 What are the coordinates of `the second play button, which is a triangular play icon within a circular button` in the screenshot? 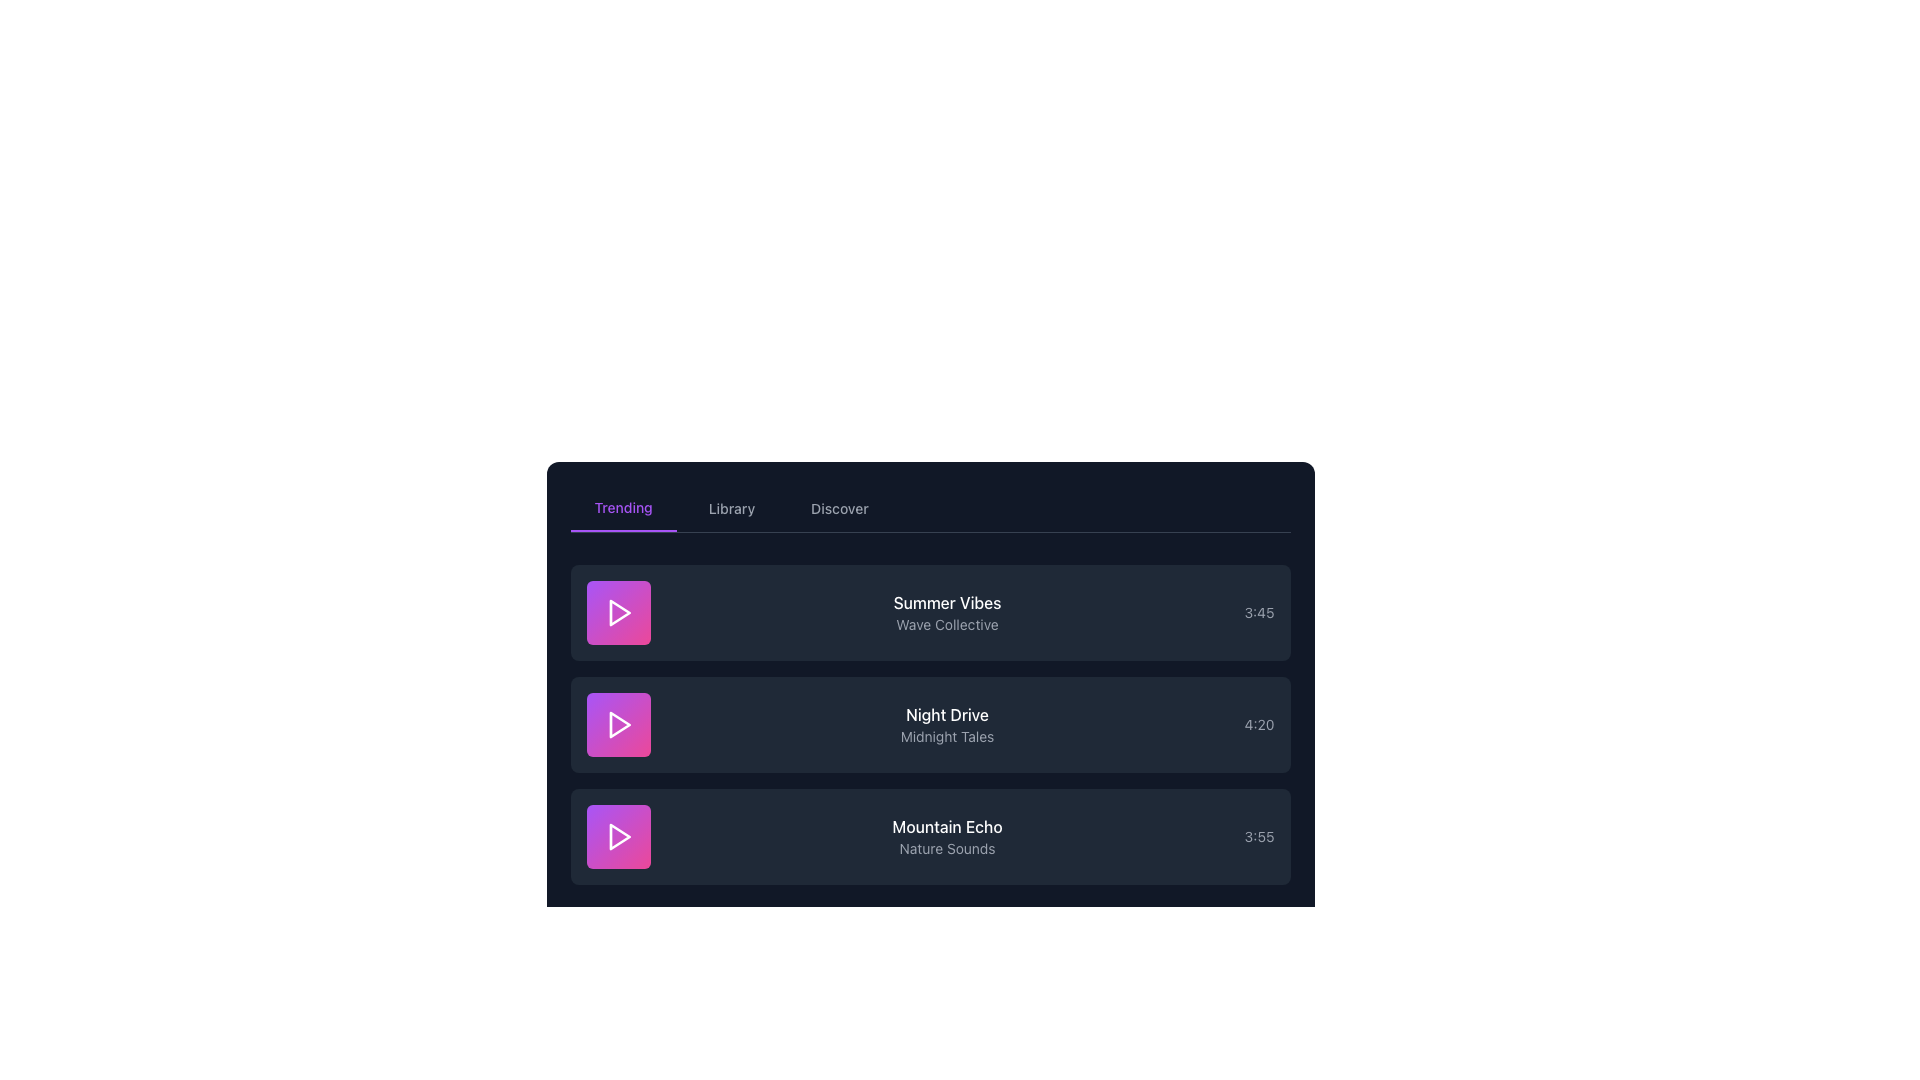 It's located at (617, 725).